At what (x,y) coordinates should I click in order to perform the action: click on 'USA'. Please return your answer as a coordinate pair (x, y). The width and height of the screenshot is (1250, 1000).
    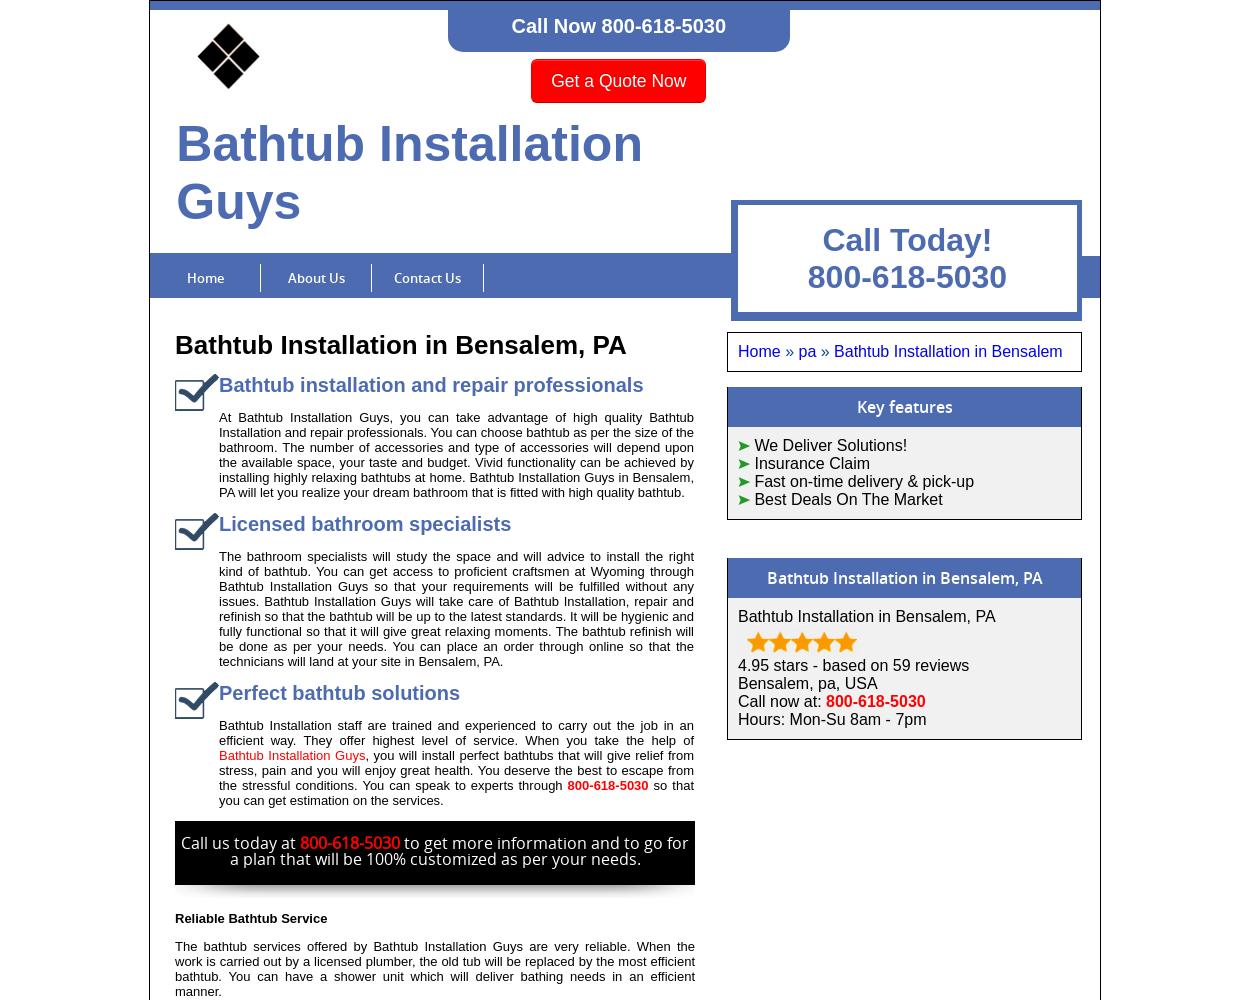
    Looking at the image, I should click on (859, 683).